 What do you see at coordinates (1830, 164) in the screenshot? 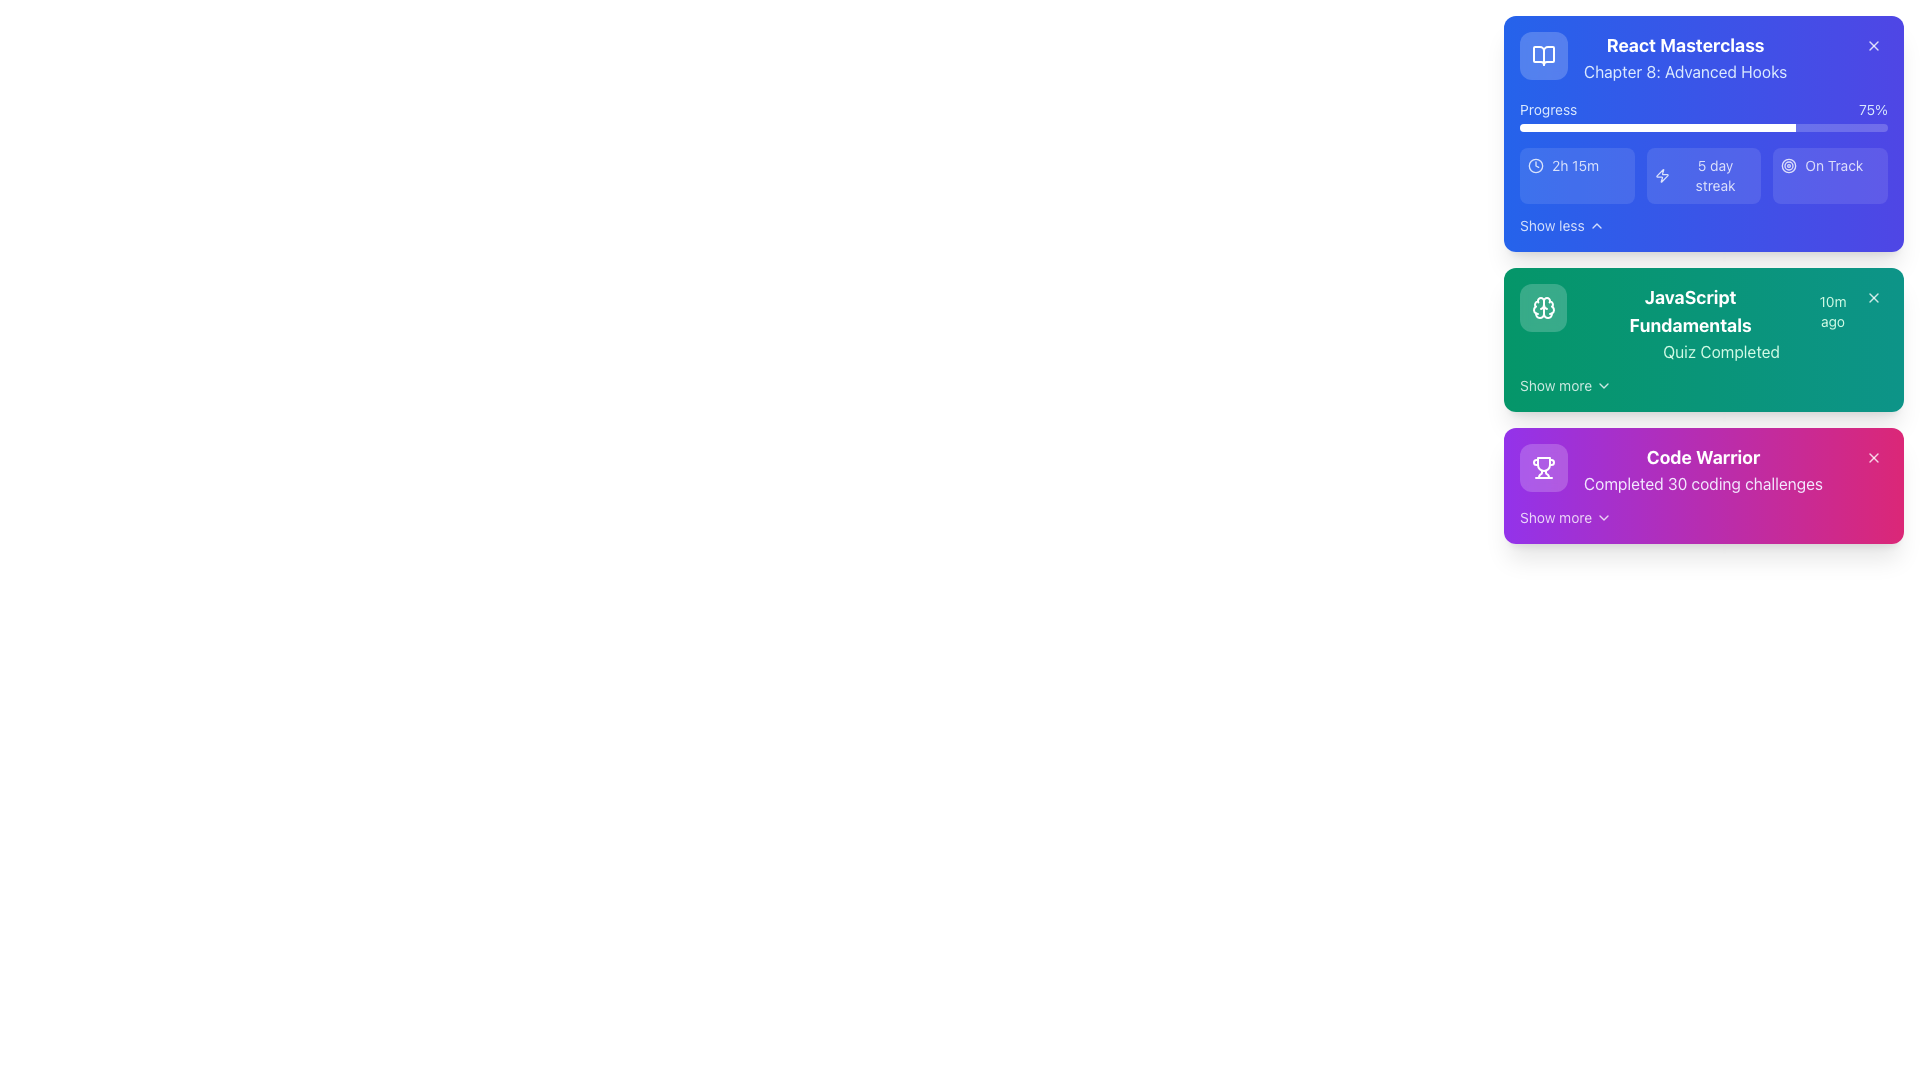
I see `the status indicator for the 'React Masterclass' card located at the top right corner of the interface, which provides contextual information about the progress or state of the learning module` at bounding box center [1830, 164].